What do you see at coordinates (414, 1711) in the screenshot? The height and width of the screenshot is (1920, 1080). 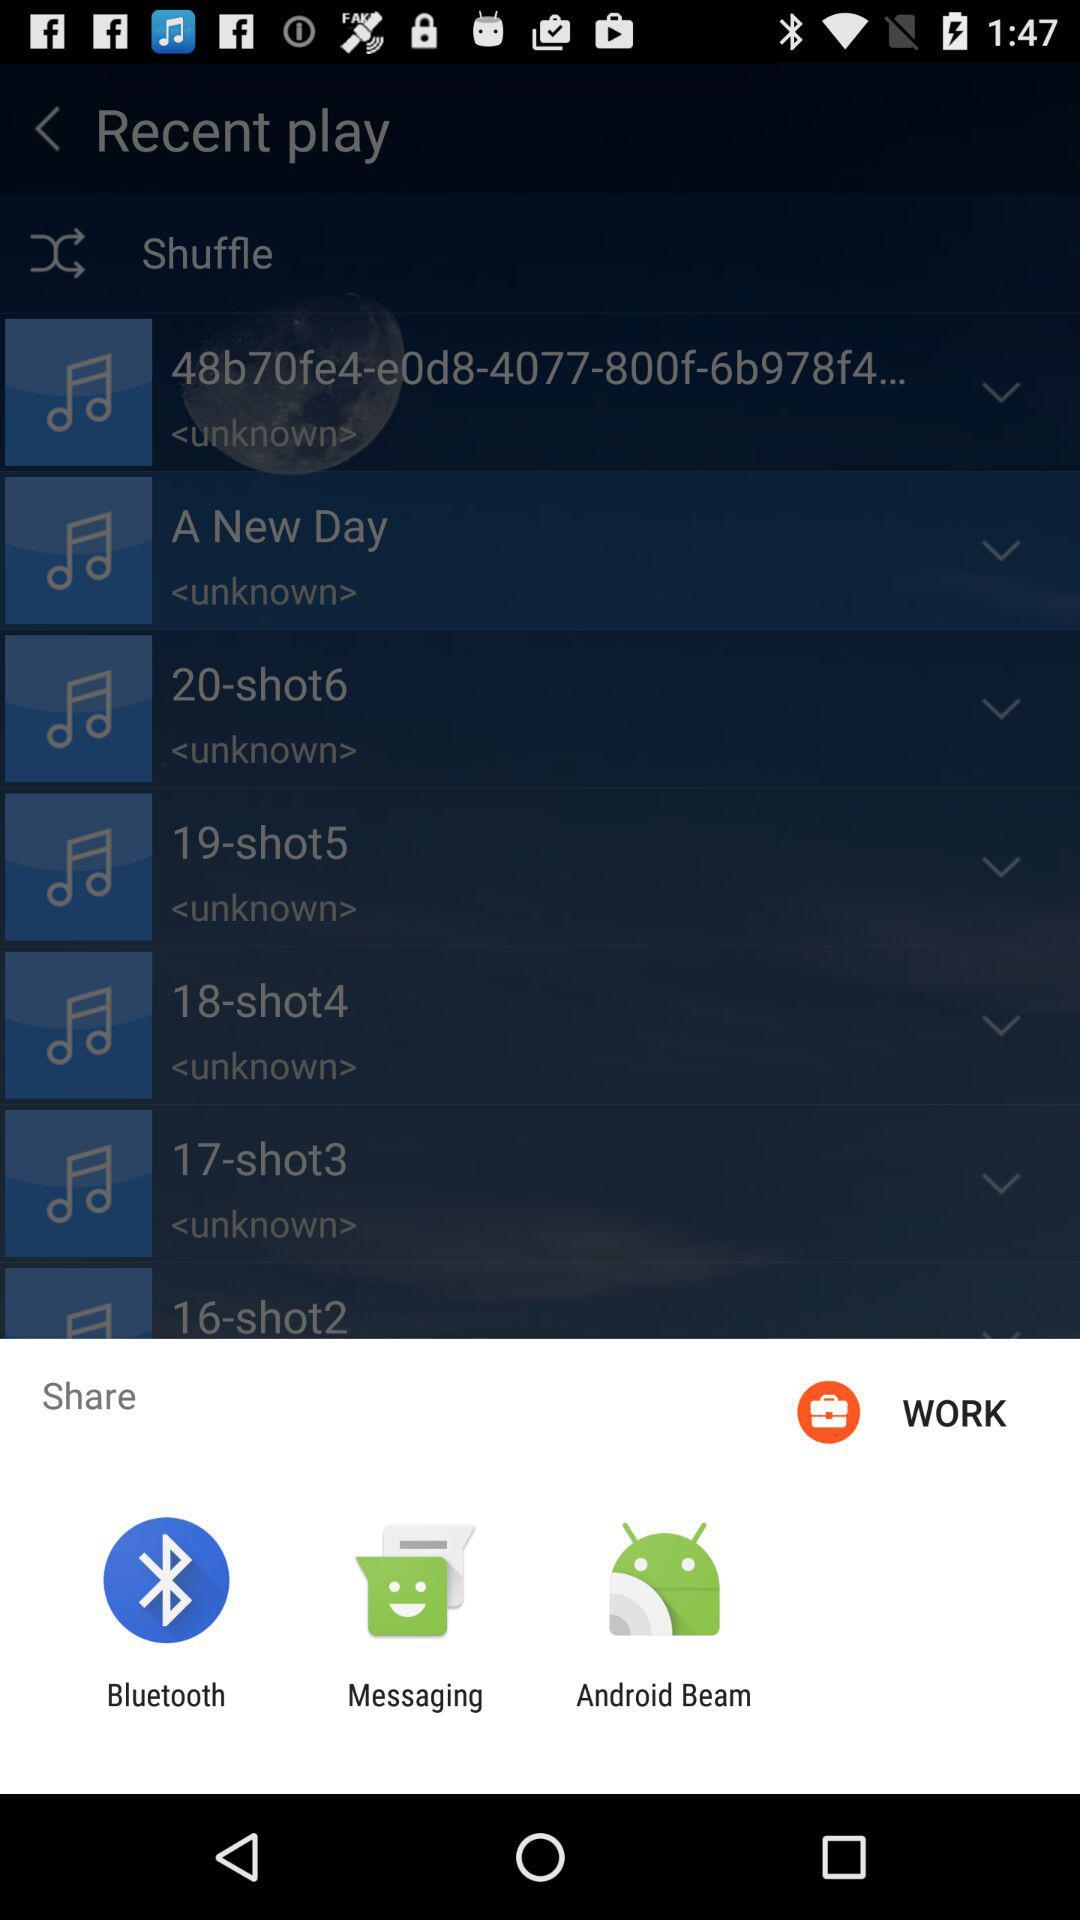 I see `the messaging app` at bounding box center [414, 1711].